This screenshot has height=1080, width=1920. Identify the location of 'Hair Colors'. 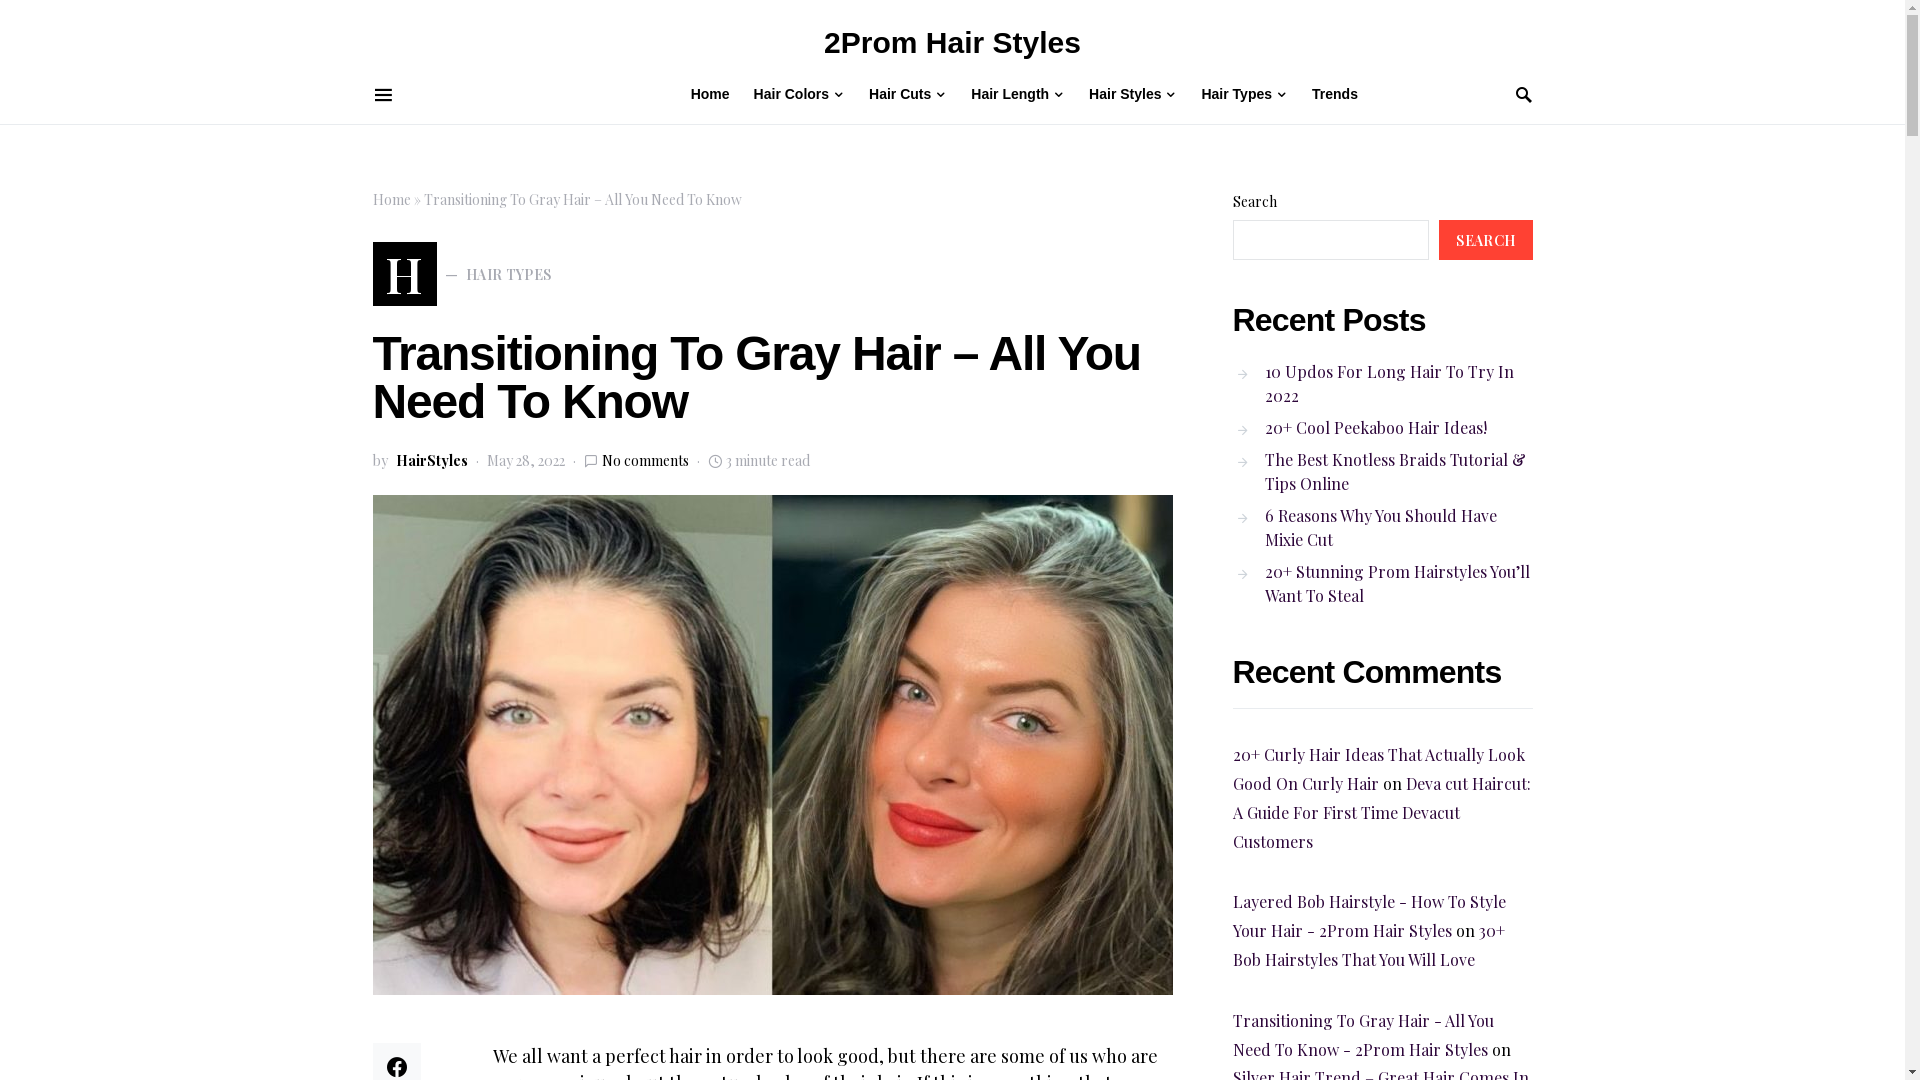
(798, 93).